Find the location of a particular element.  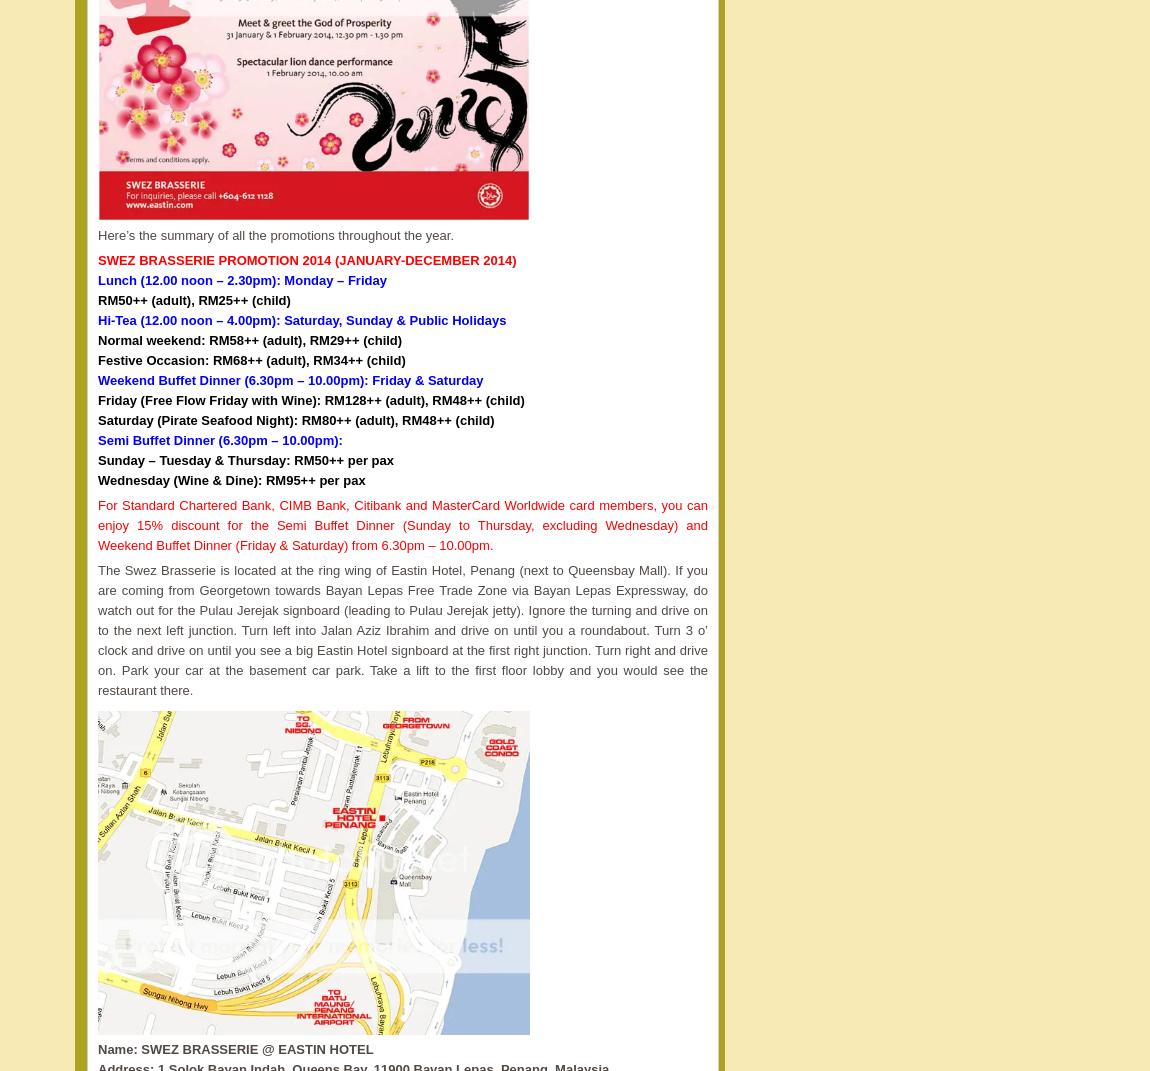

'Sunday – Tuesday & Thursday:' is located at coordinates (96, 459).